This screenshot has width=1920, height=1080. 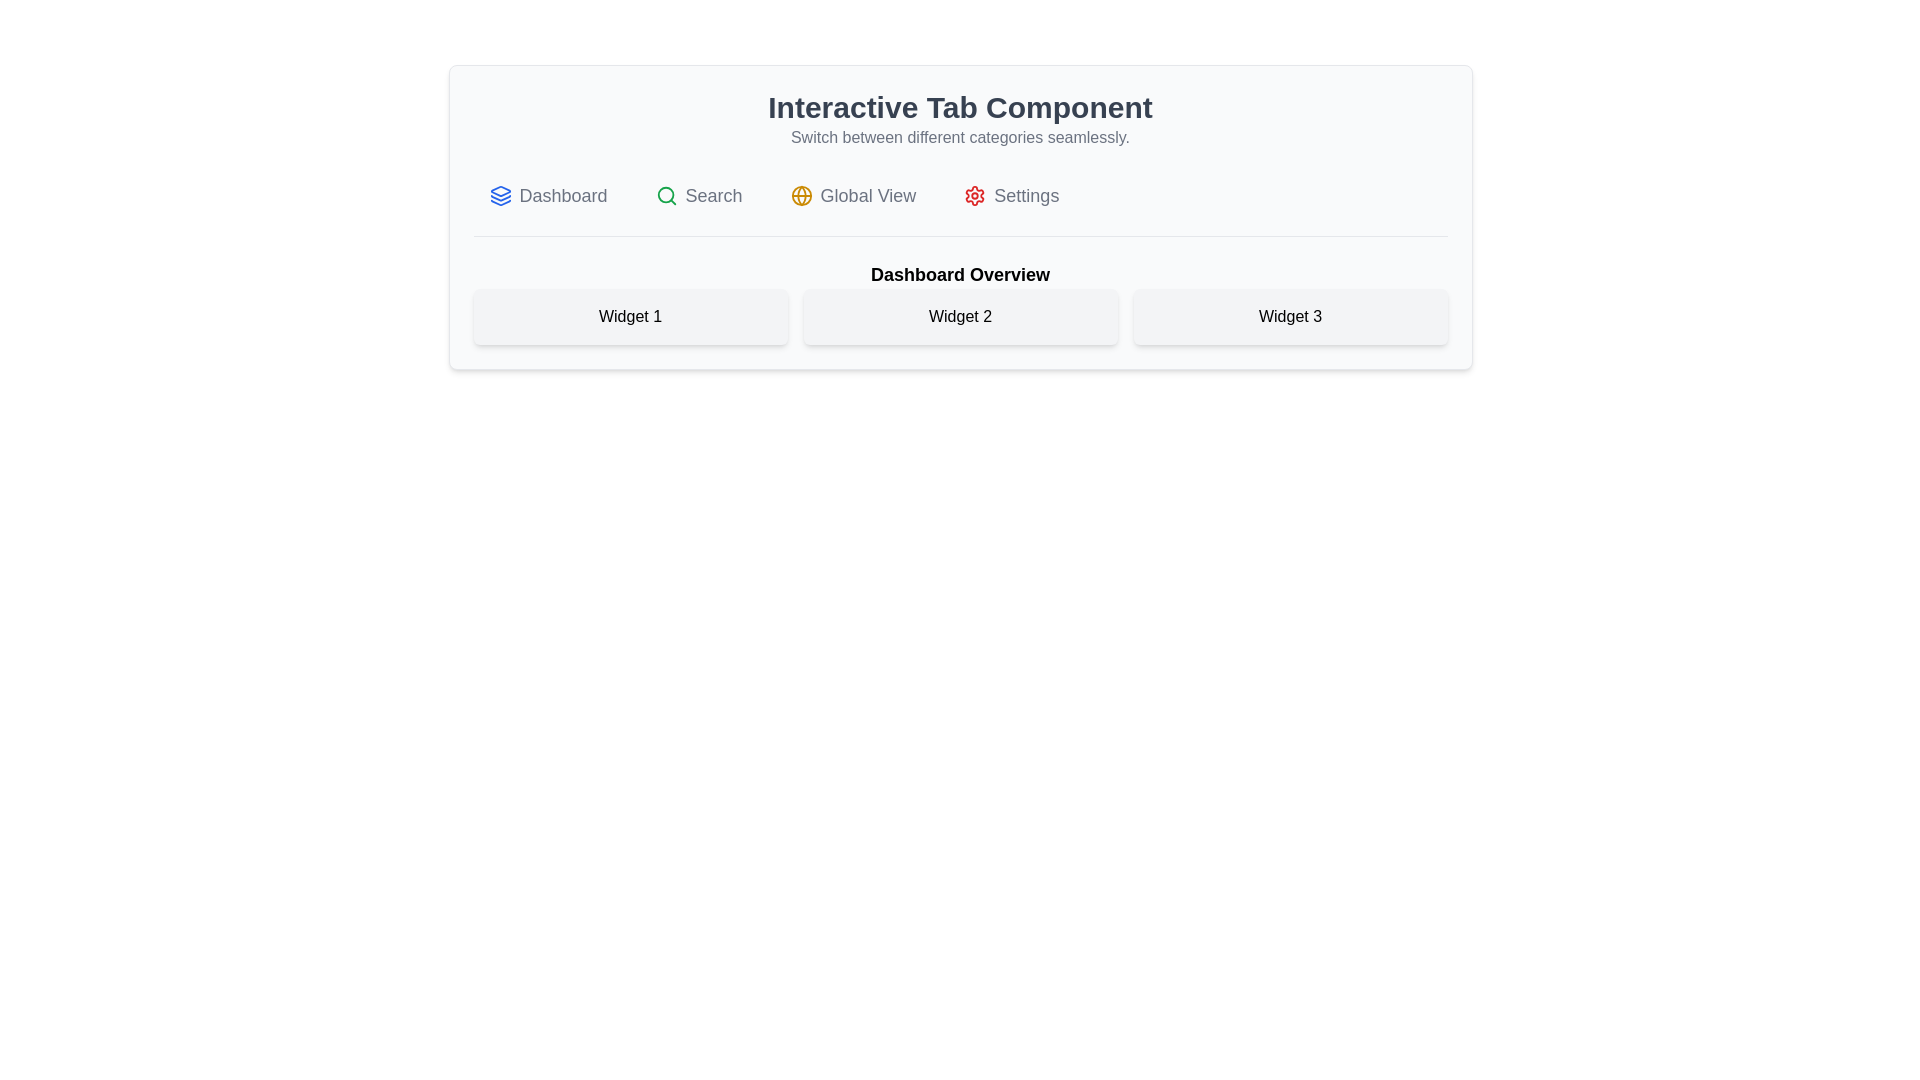 I want to click on the inner circular decorative symbol of the 'Global View' icon located in the top navigation menu, styled with a yellow color fill, so click(x=801, y=196).